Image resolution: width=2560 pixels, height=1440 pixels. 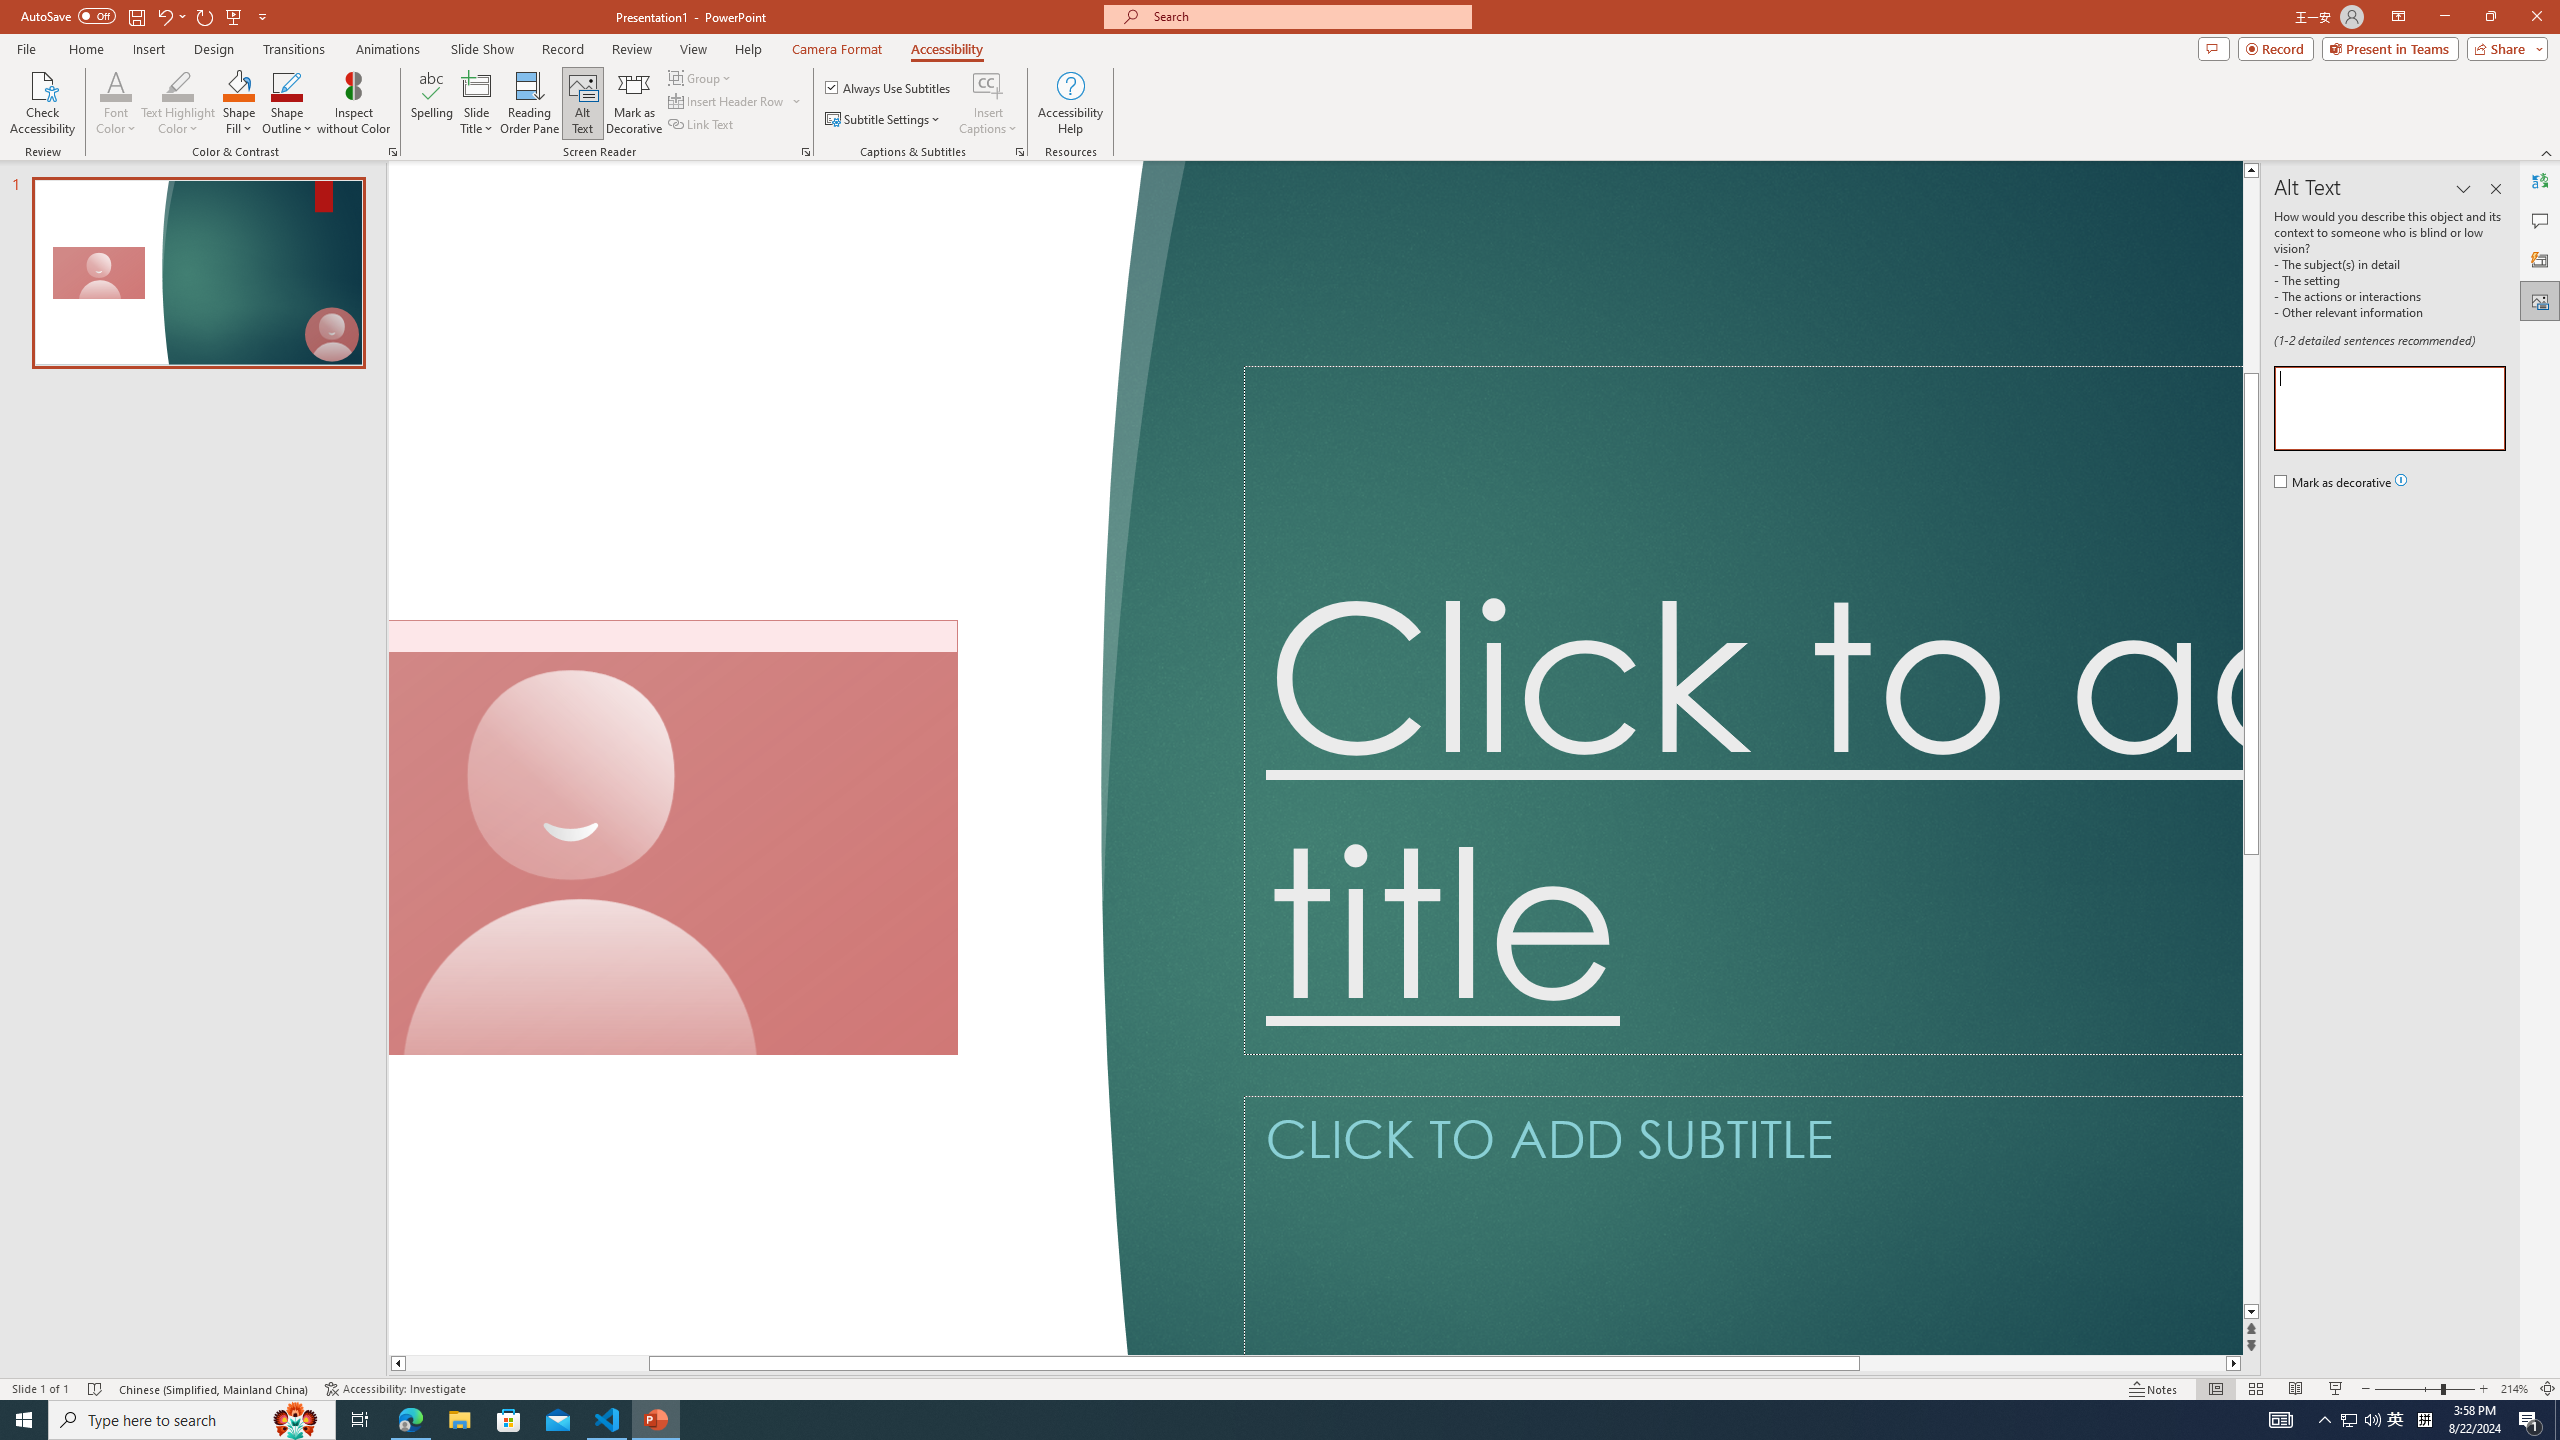 I want to click on 'Camera 7, No camera detected.', so click(x=673, y=838).